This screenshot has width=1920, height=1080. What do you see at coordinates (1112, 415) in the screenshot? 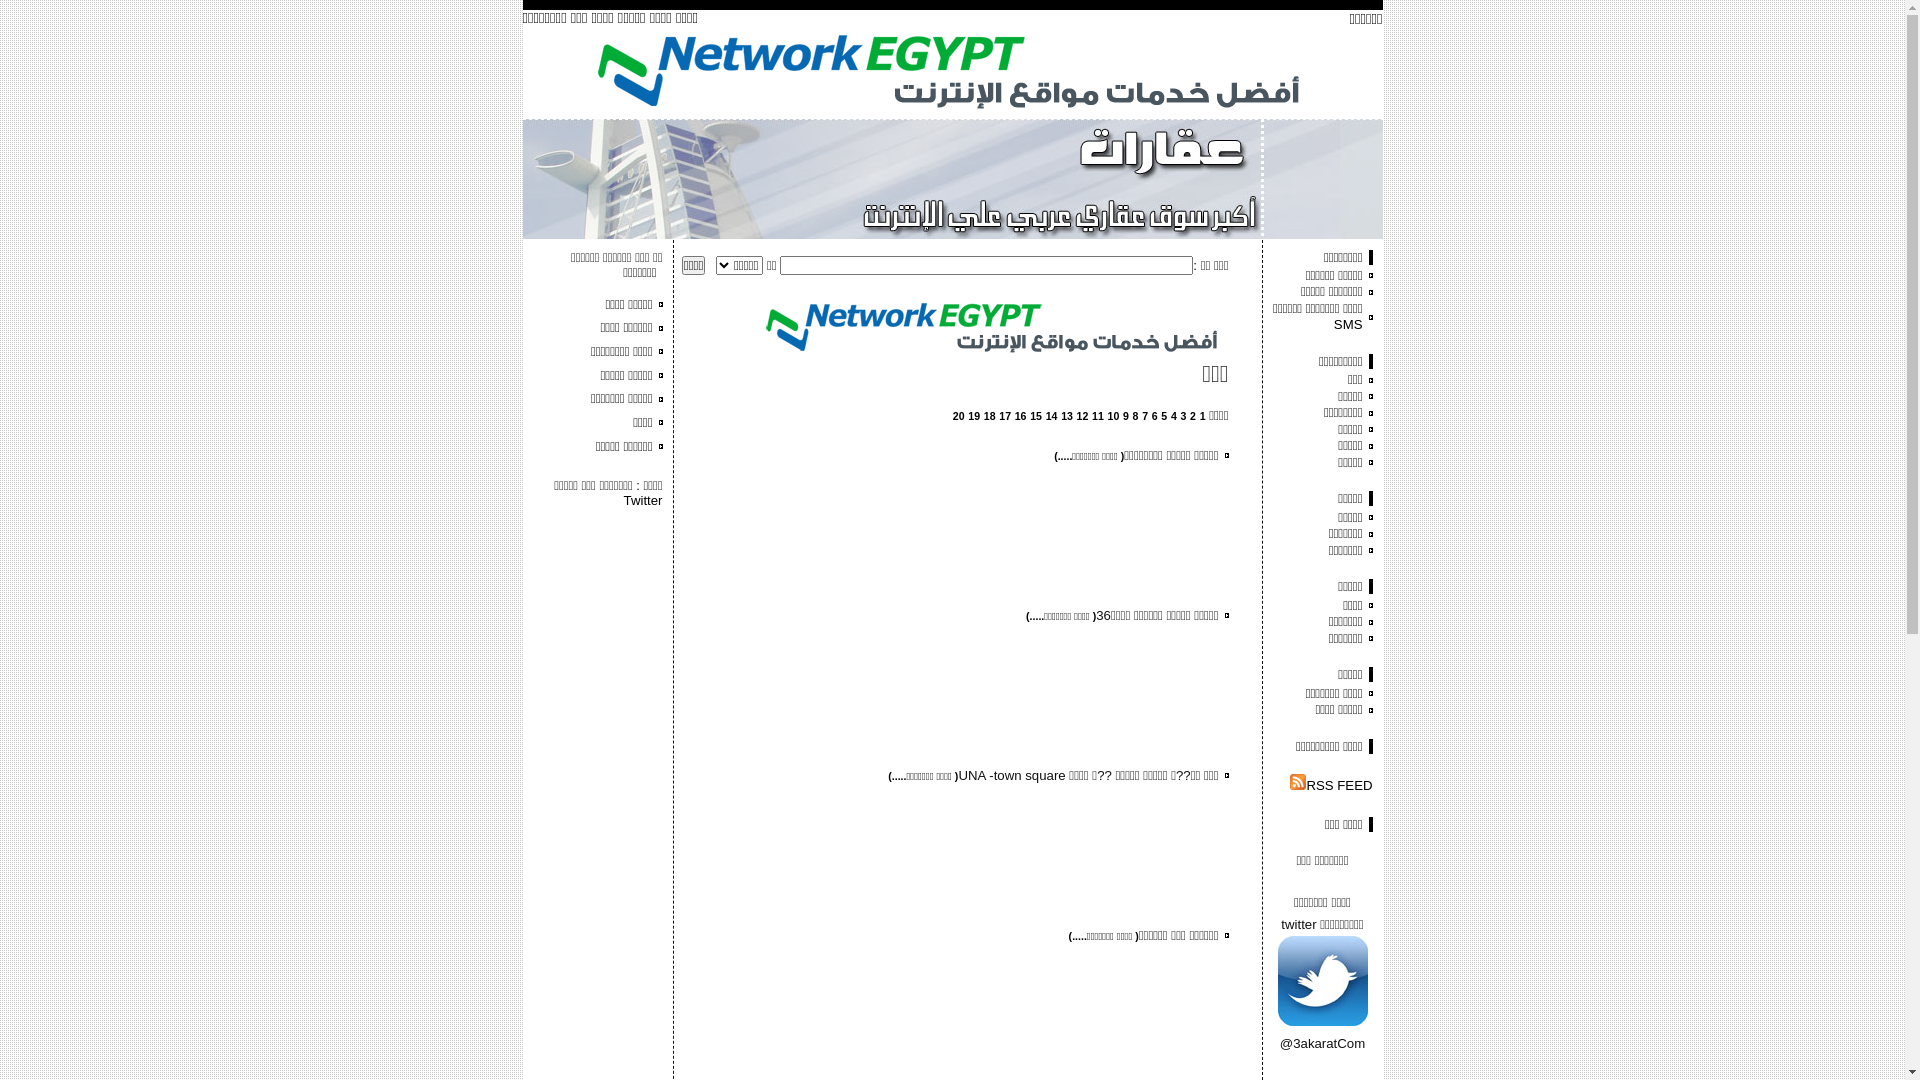
I see `'10'` at bounding box center [1112, 415].